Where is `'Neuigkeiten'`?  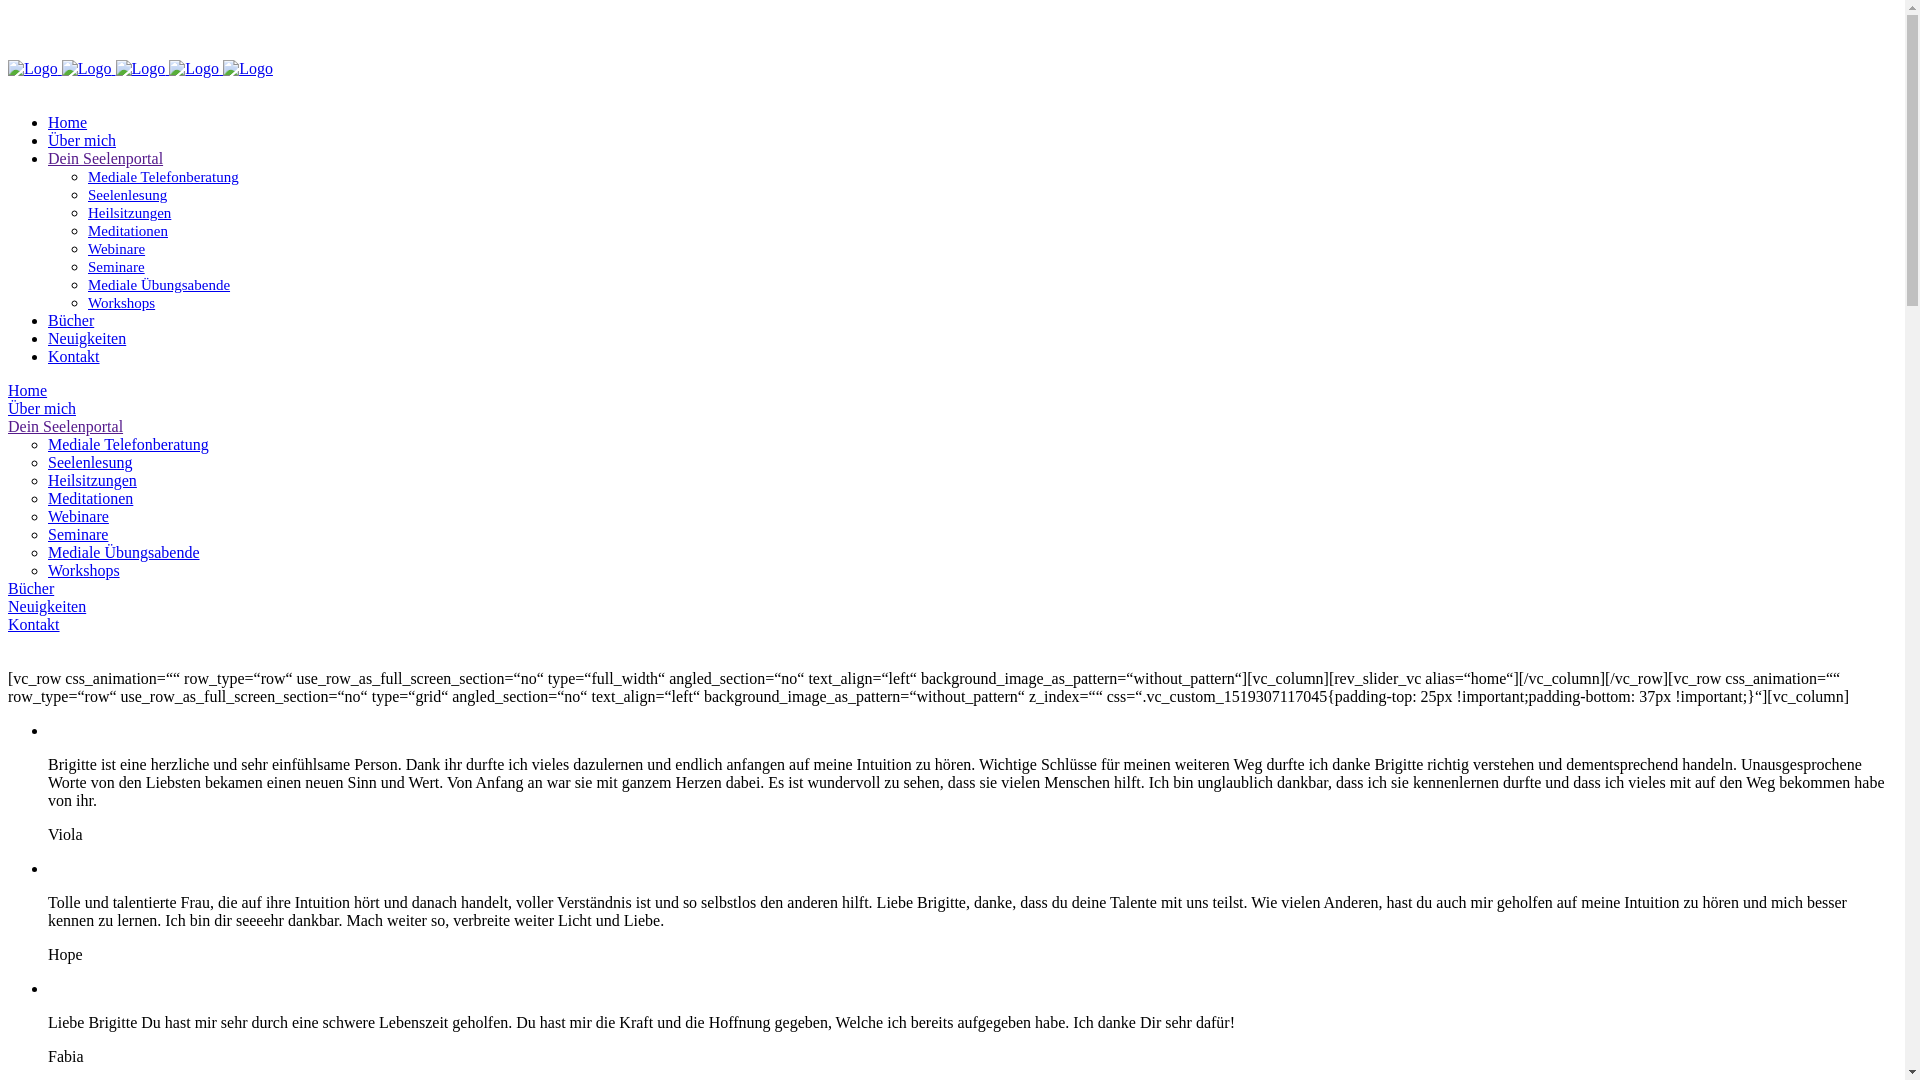
'Neuigkeiten' is located at coordinates (85, 337).